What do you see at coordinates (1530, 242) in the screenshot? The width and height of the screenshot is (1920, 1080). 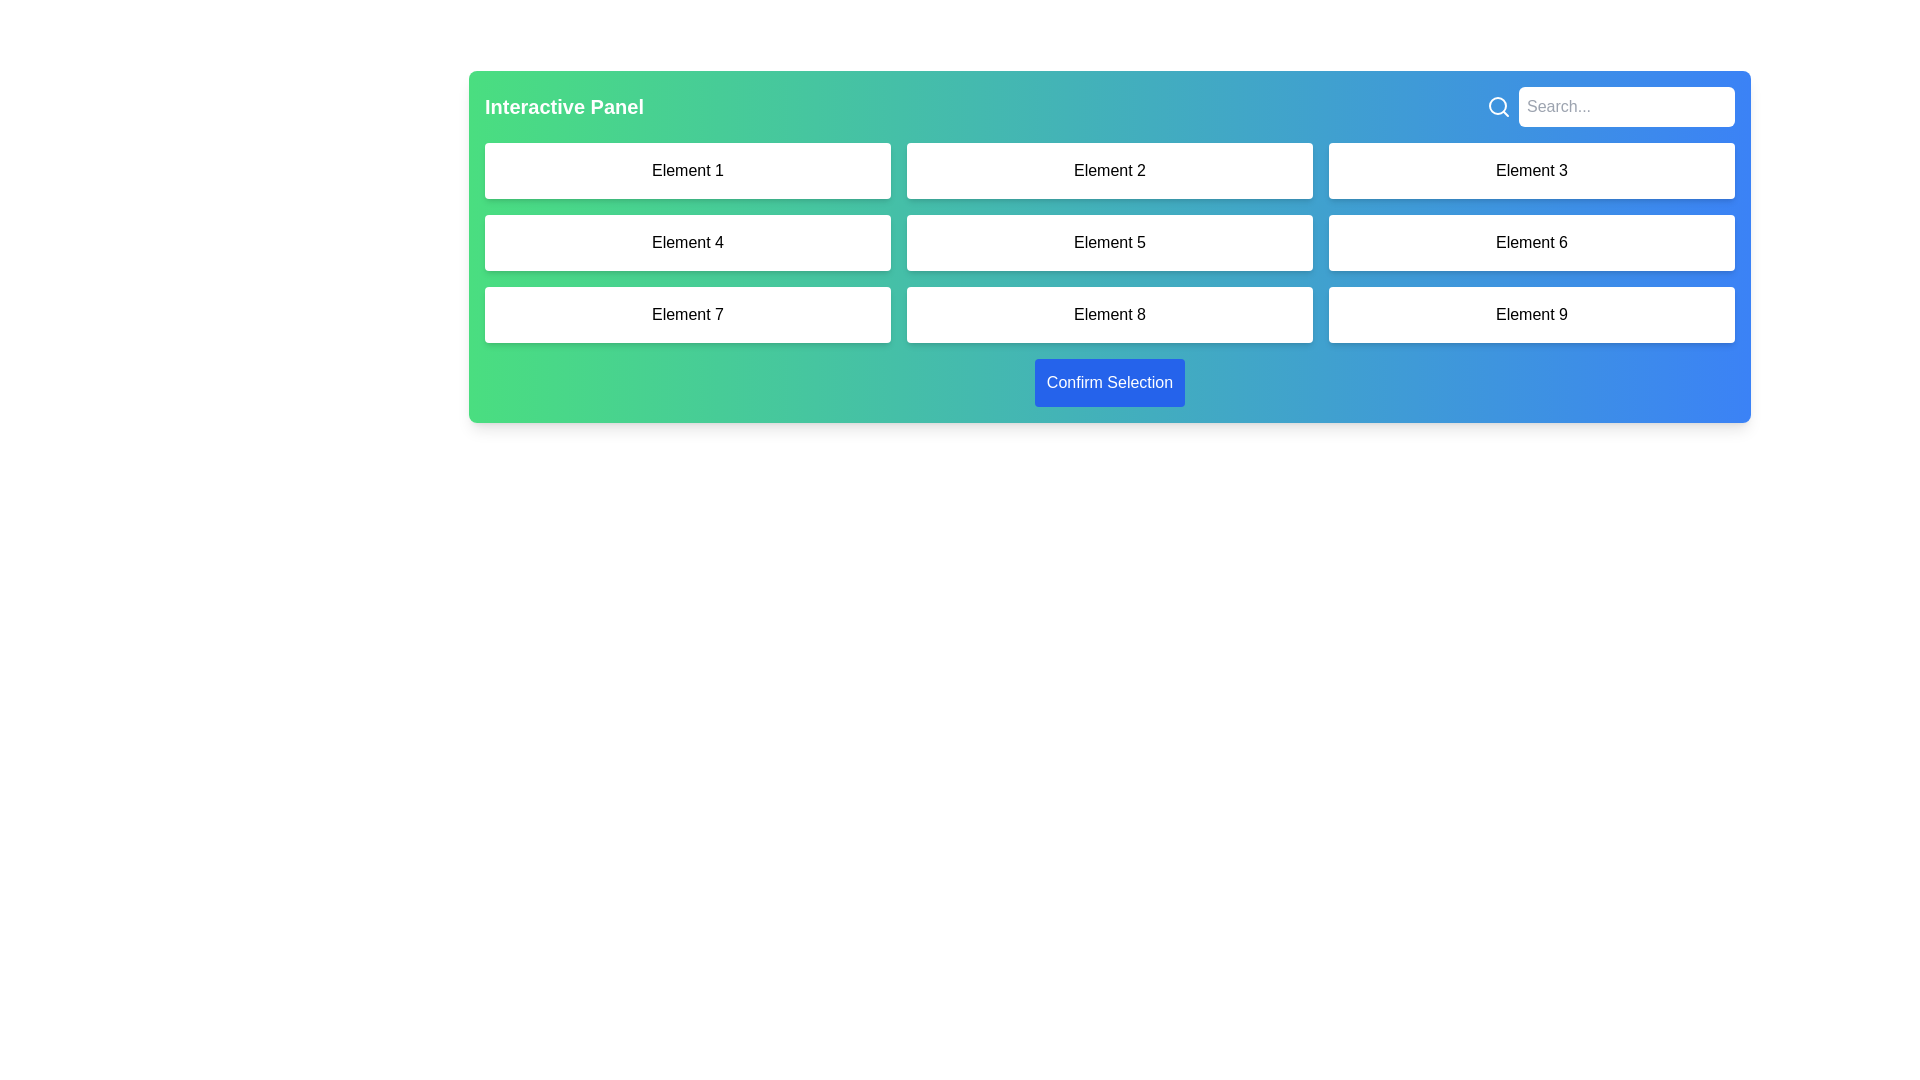 I see `the Button-like grid tile labeled 'Element 6' which is positioned in the second row, third column of a 3x3 grid layout` at bounding box center [1530, 242].